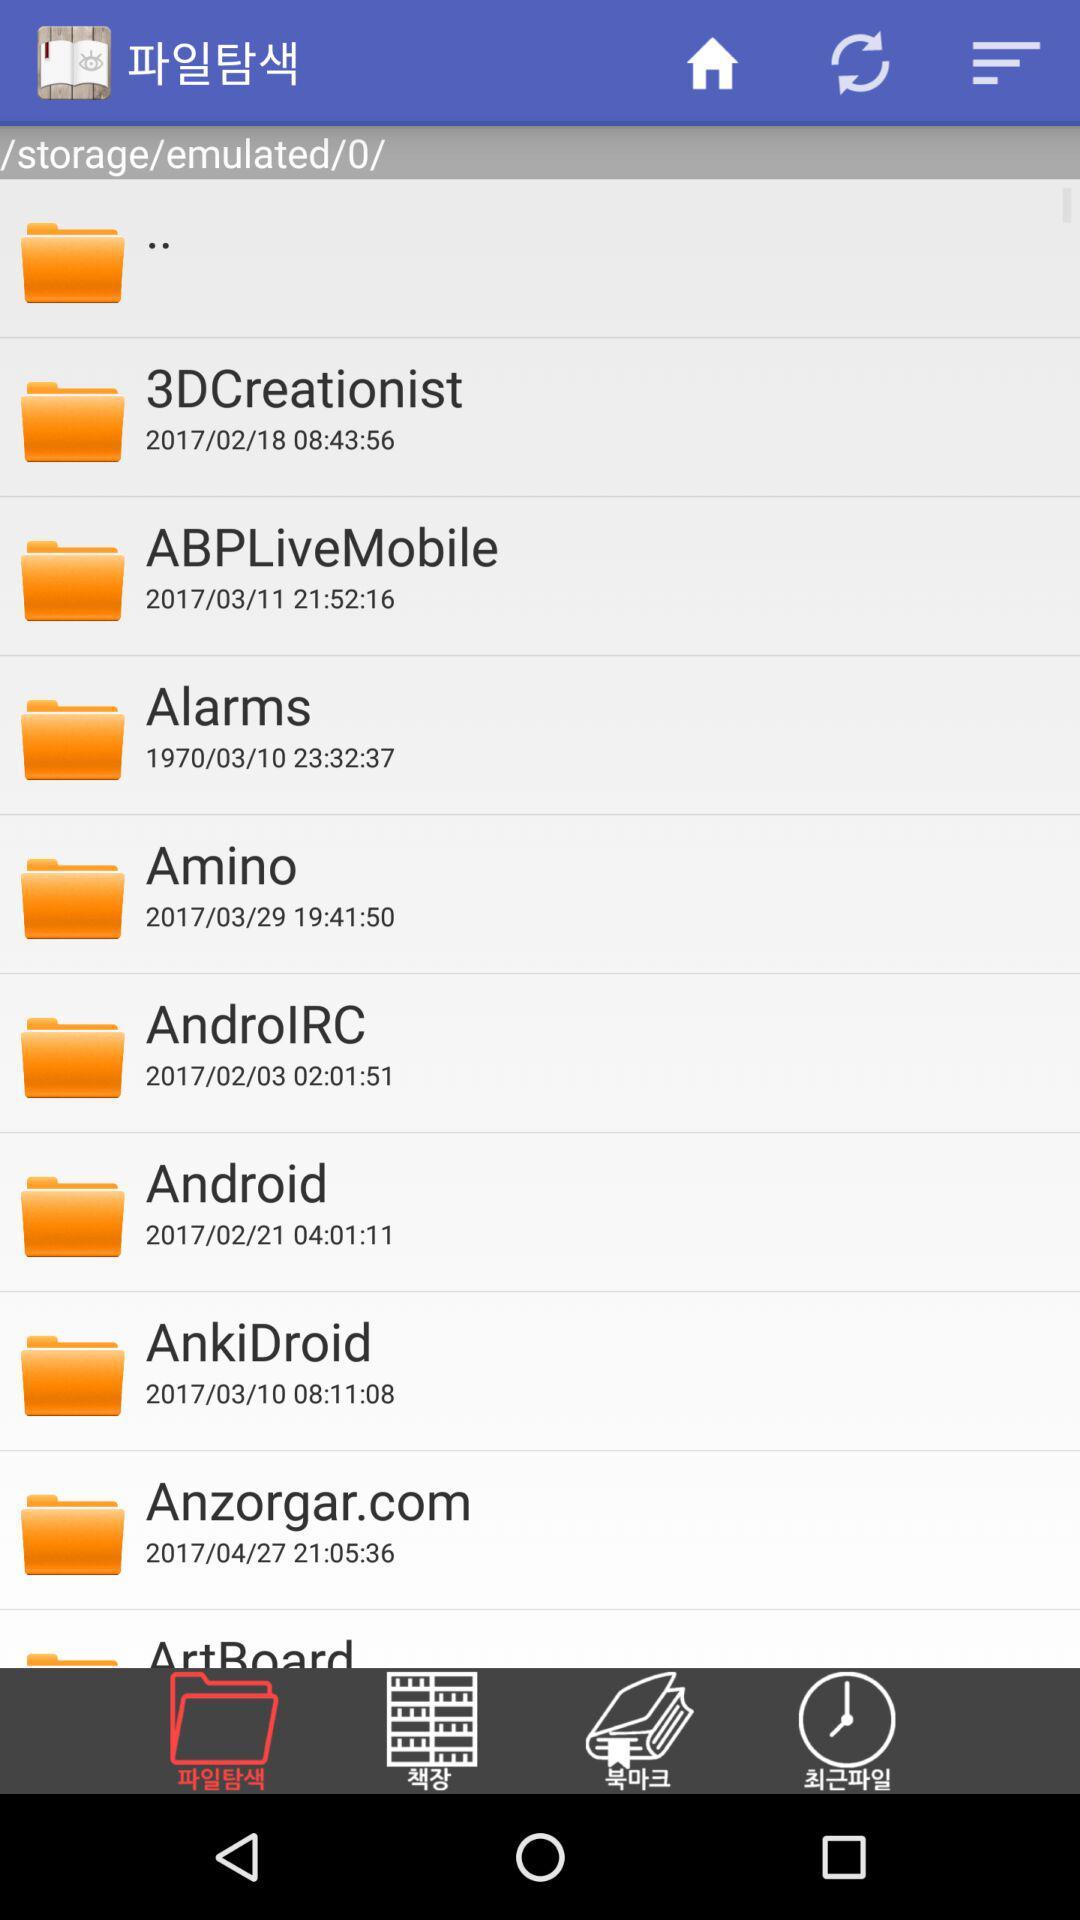 The width and height of the screenshot is (1080, 1920). I want to click on the item above the 3dcreationist, so click(598, 227).